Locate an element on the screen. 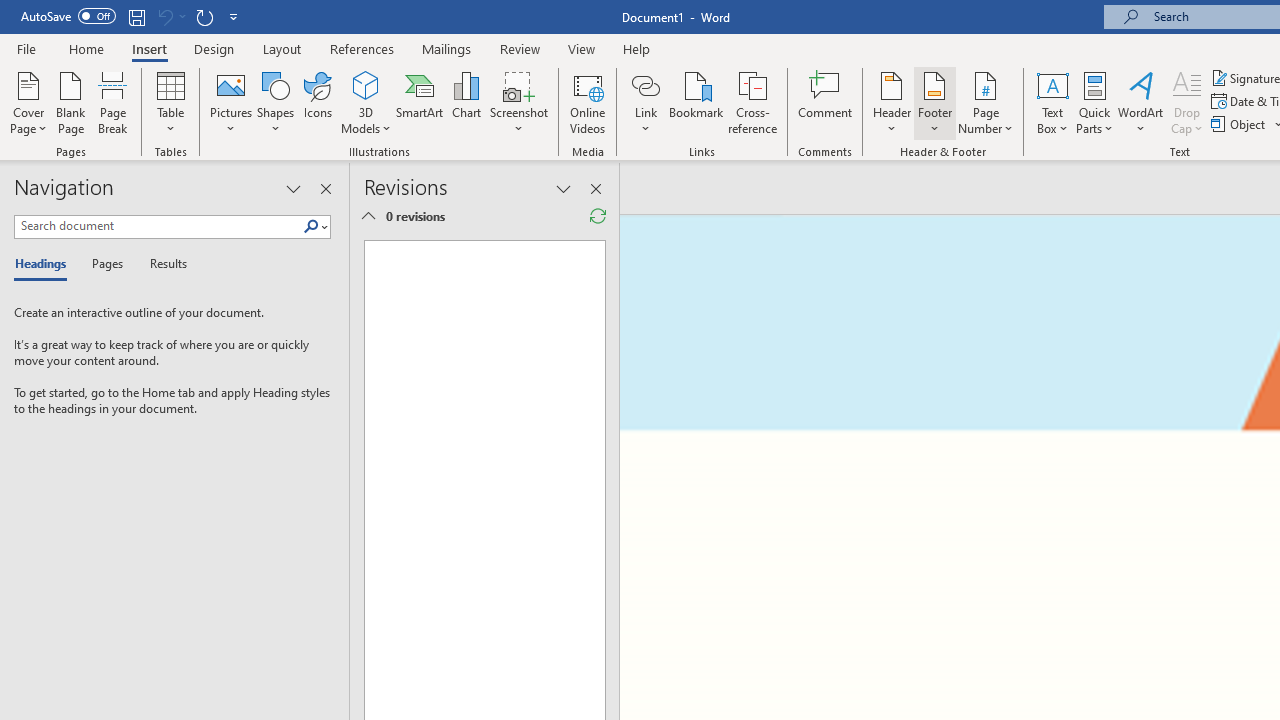 Image resolution: width=1280 pixels, height=720 pixels. 'Text Box' is located at coordinates (1051, 103).